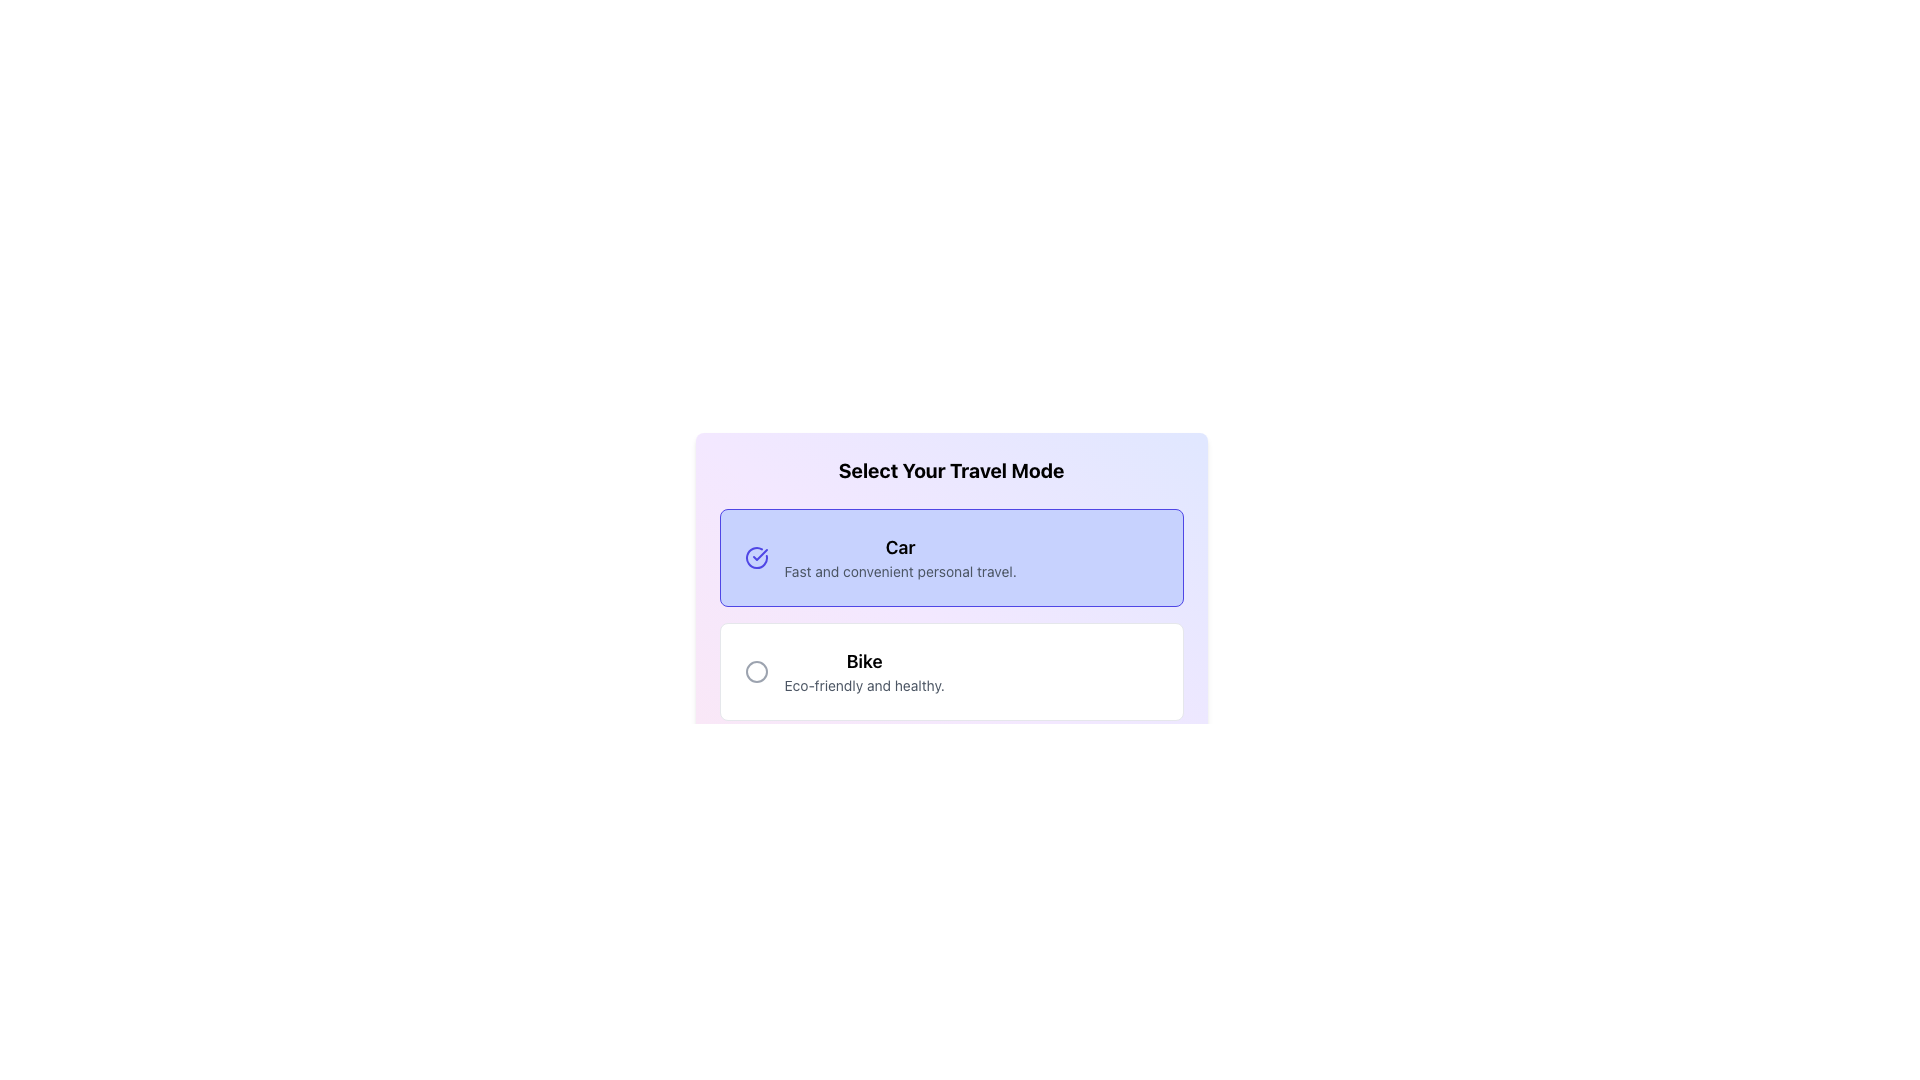  Describe the element at coordinates (755, 671) in the screenshot. I see `the circular outline graphical element representing an unselected state in the 'Select Your Travel Mode' section for the 'Bike' option` at that location.